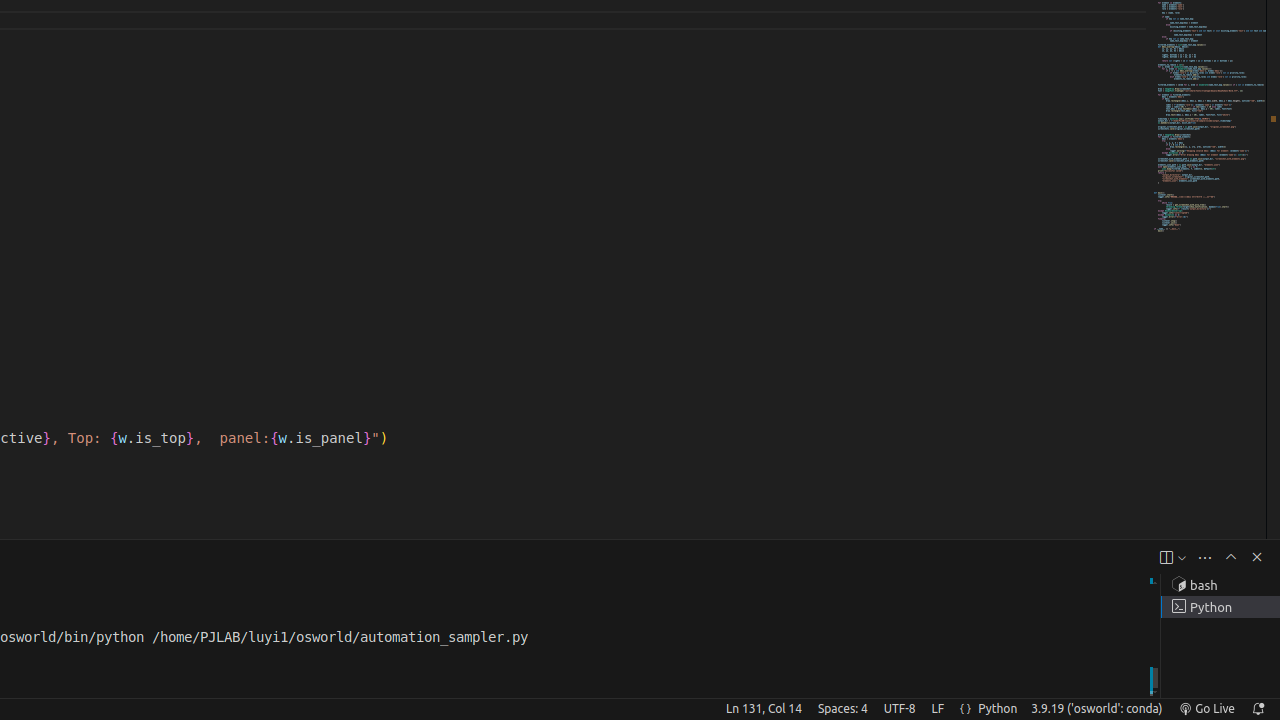  I want to click on 'Hide Panel', so click(1255, 556).